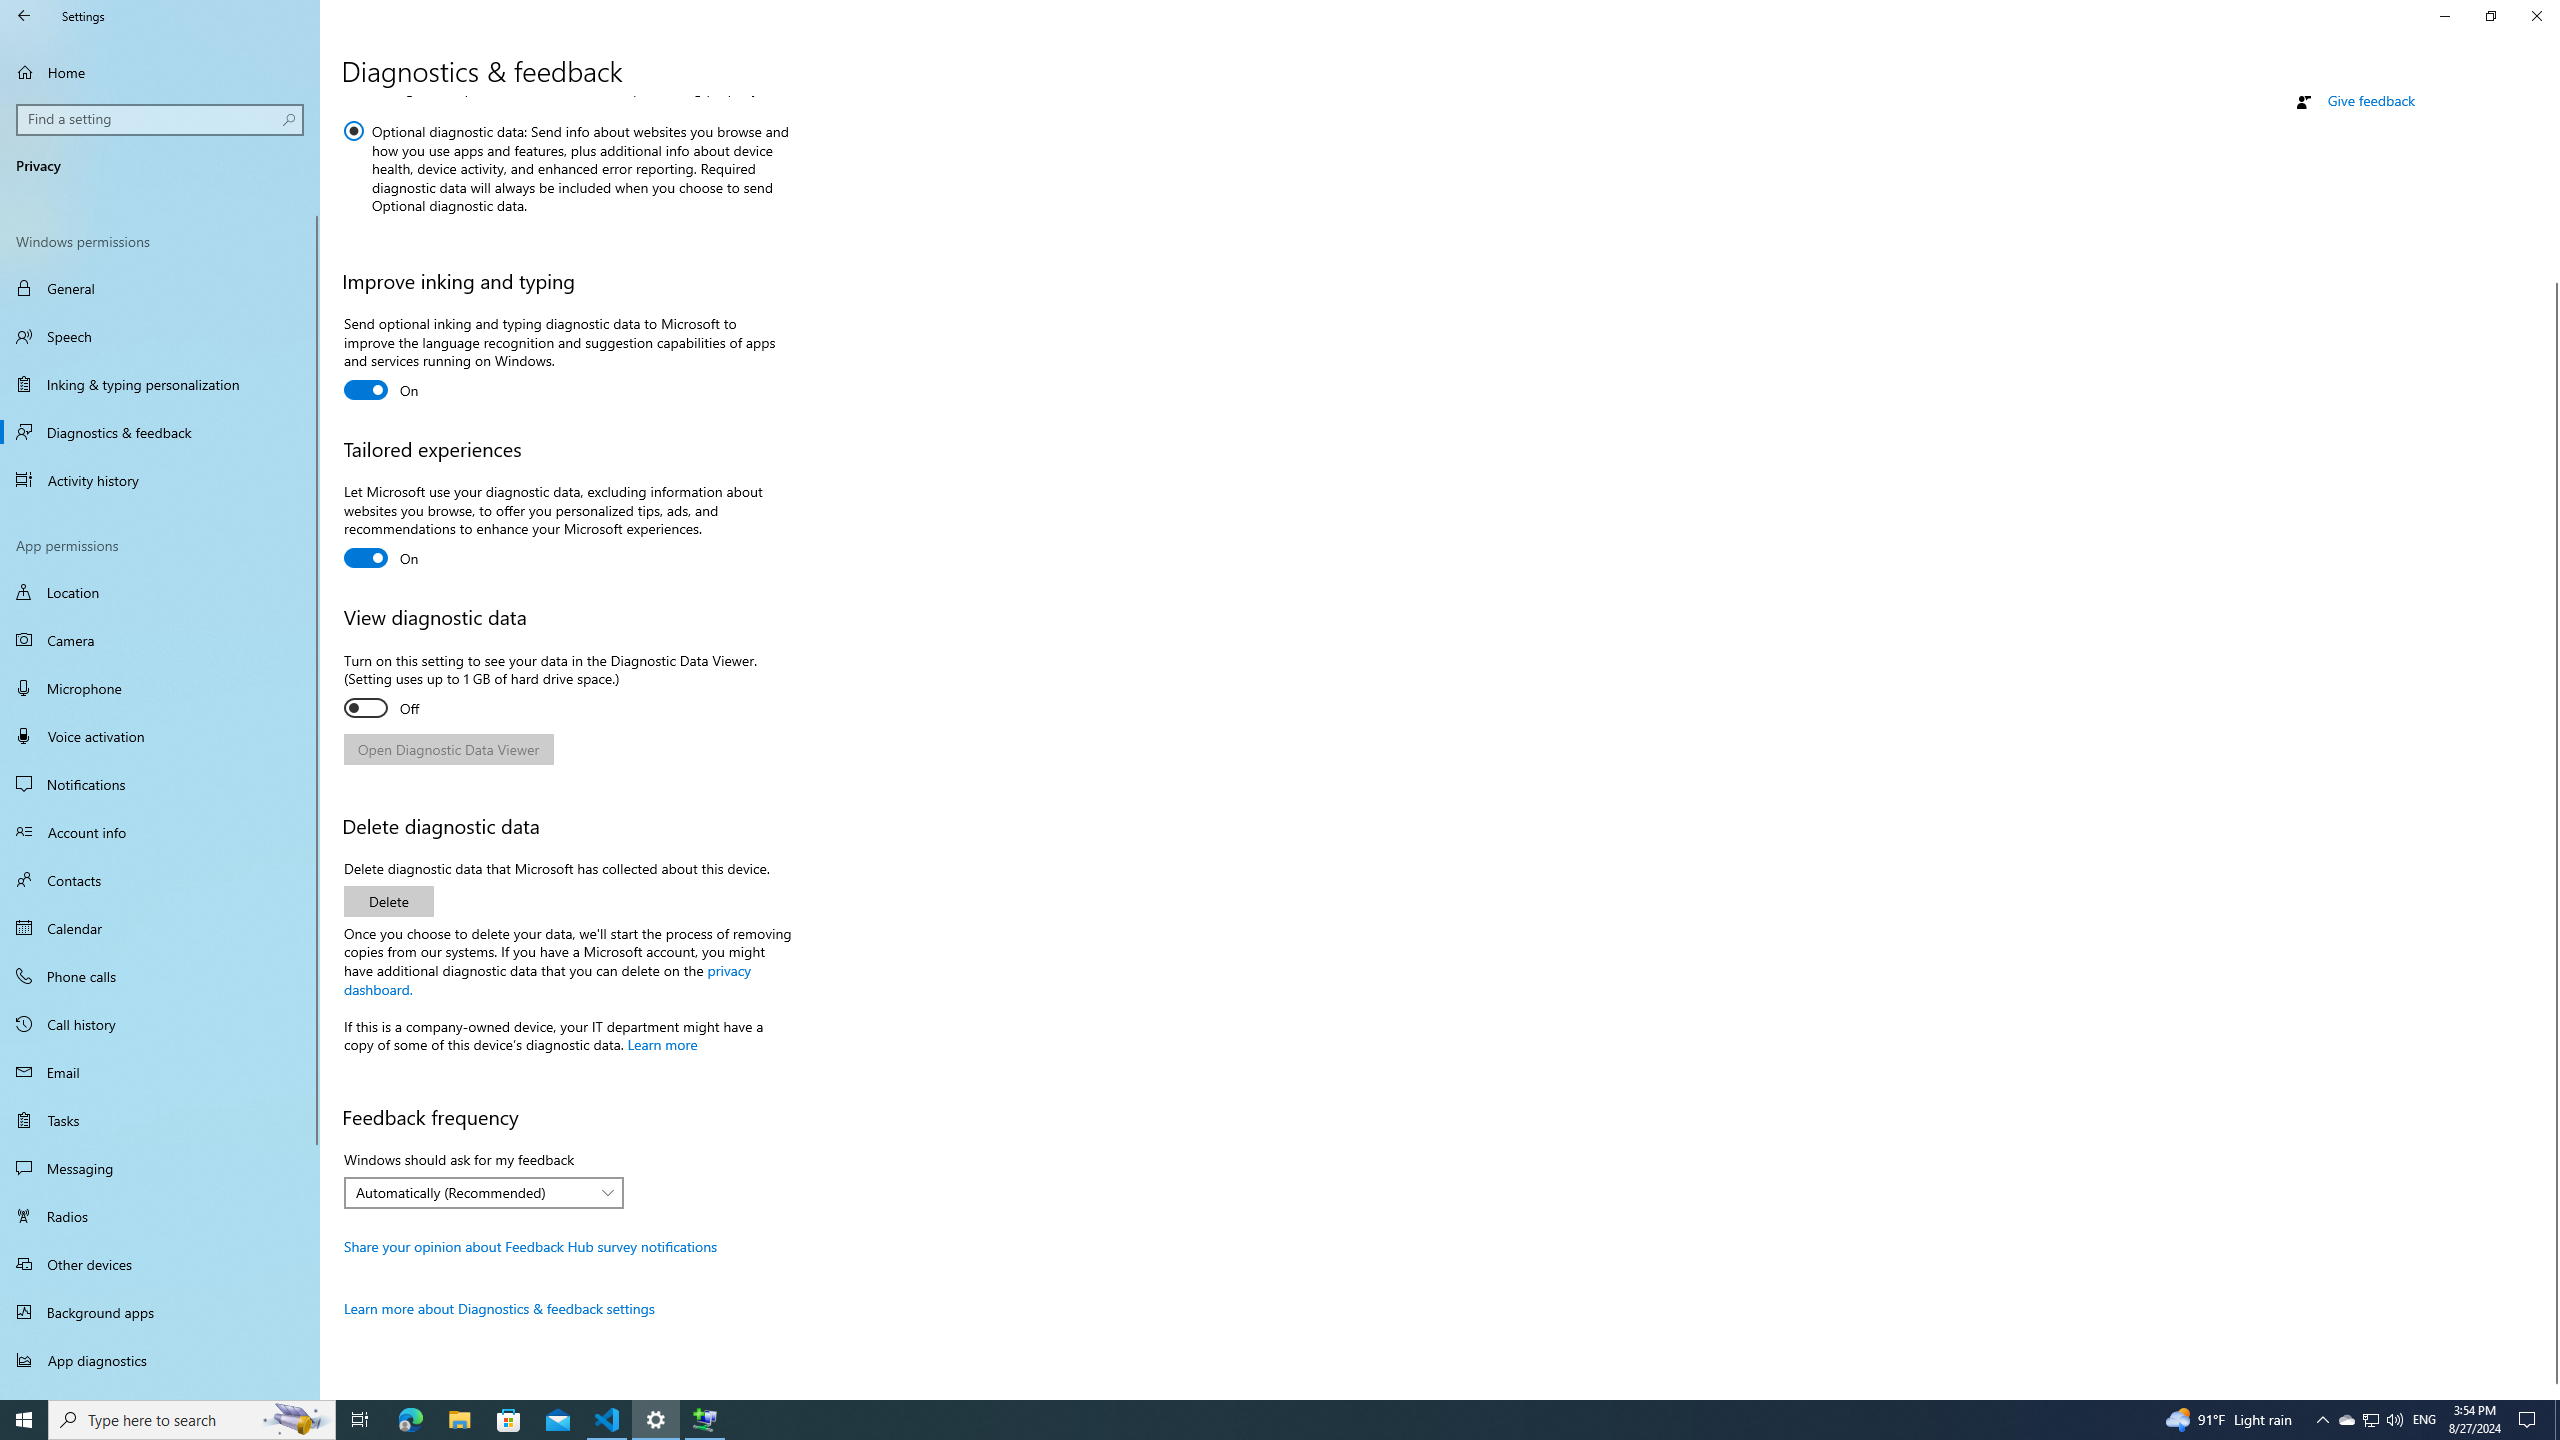 This screenshot has height=1440, width=2560. I want to click on 'Camera', so click(159, 639).